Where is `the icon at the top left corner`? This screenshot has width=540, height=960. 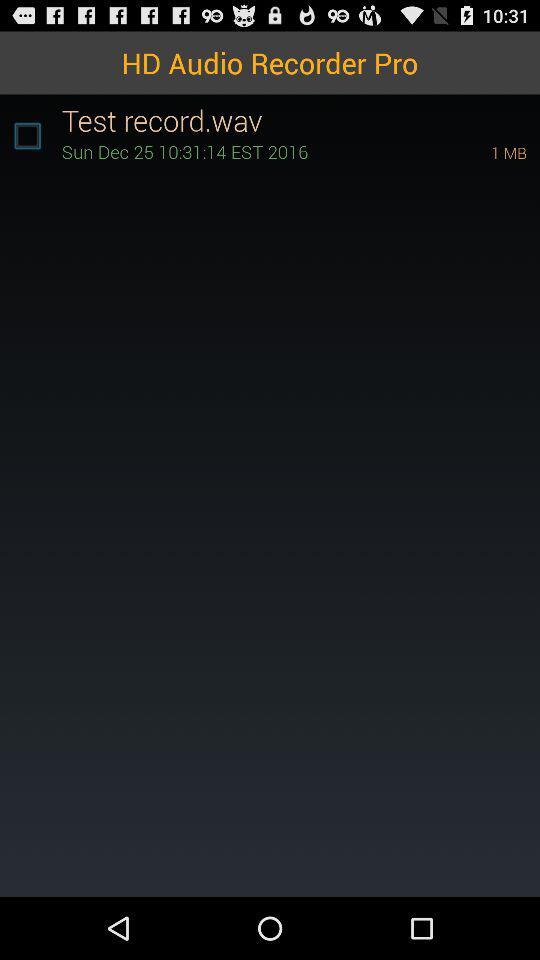
the icon at the top left corner is located at coordinates (26, 135).